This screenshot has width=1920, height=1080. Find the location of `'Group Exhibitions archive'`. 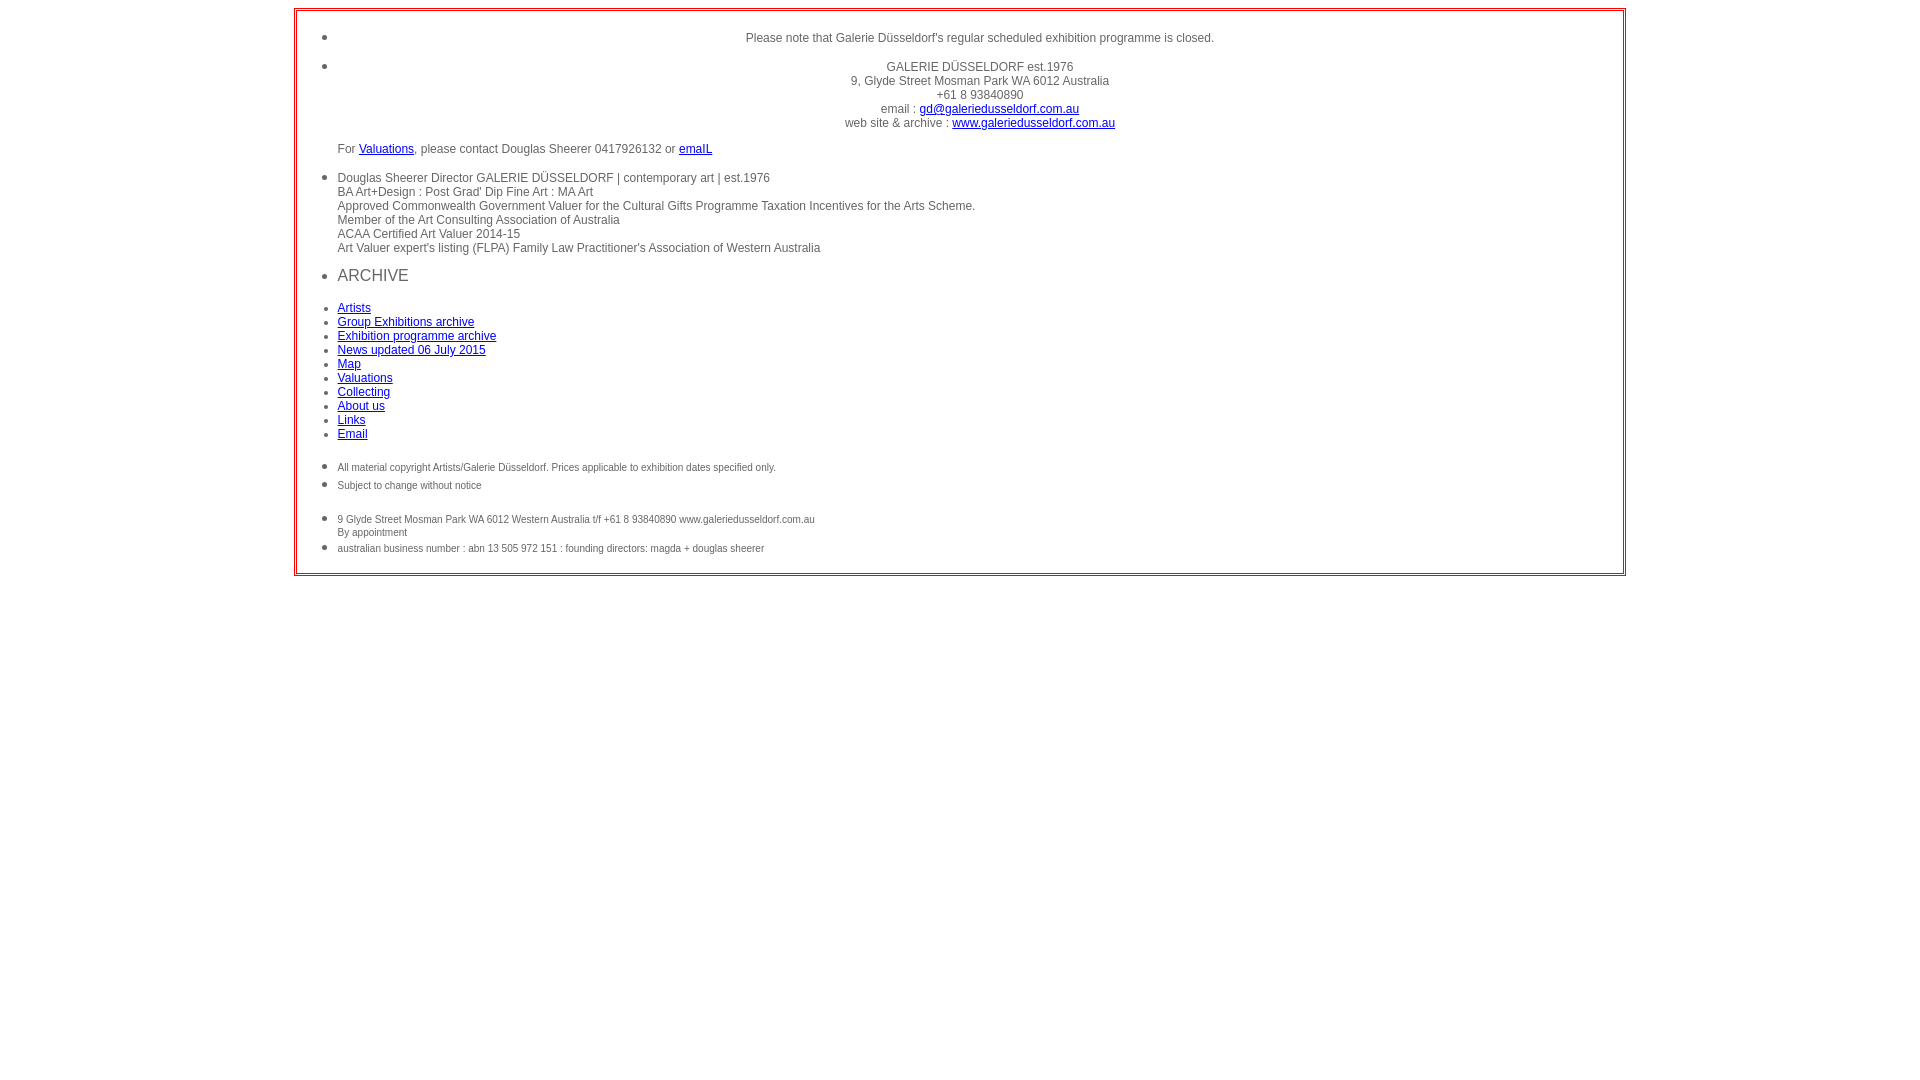

'Group Exhibitions archive' is located at coordinates (405, 320).